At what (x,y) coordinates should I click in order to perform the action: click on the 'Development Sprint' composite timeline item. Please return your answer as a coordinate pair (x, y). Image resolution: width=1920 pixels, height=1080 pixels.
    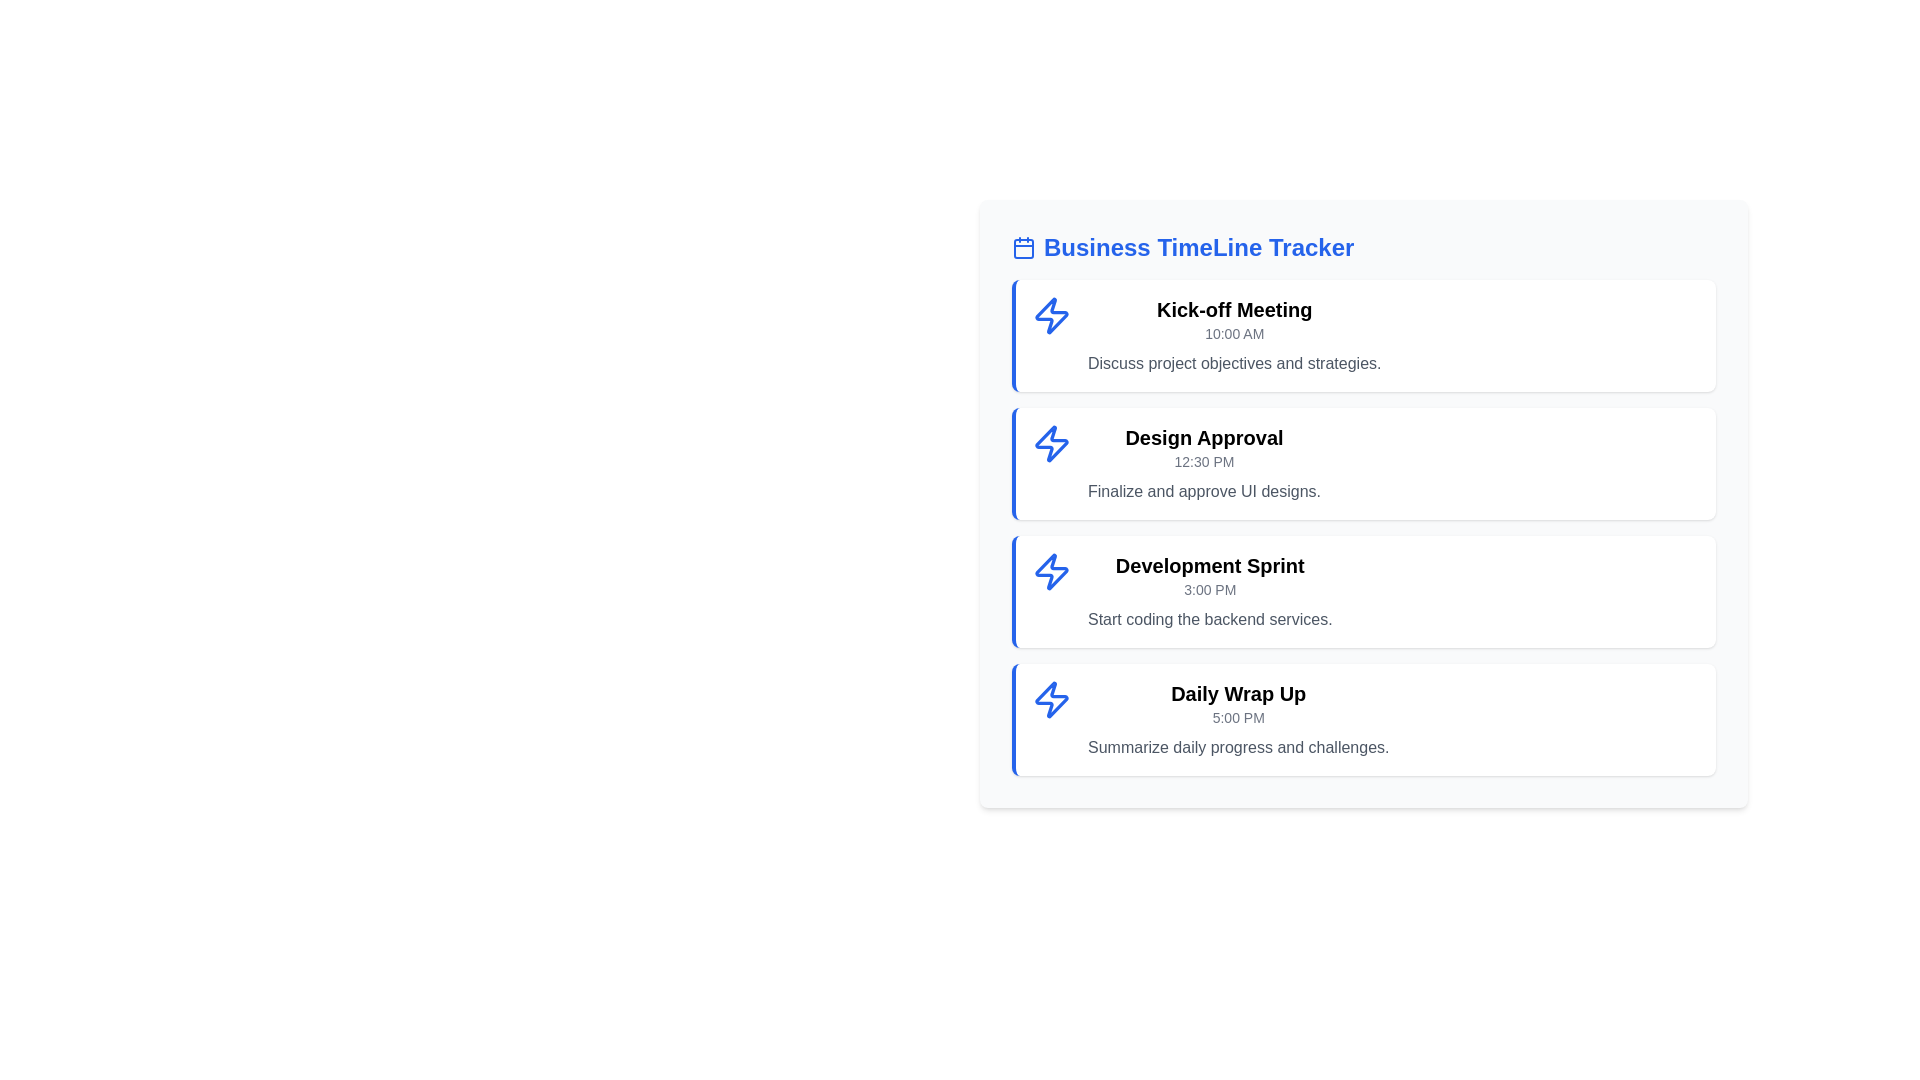
    Looking at the image, I should click on (1208, 590).